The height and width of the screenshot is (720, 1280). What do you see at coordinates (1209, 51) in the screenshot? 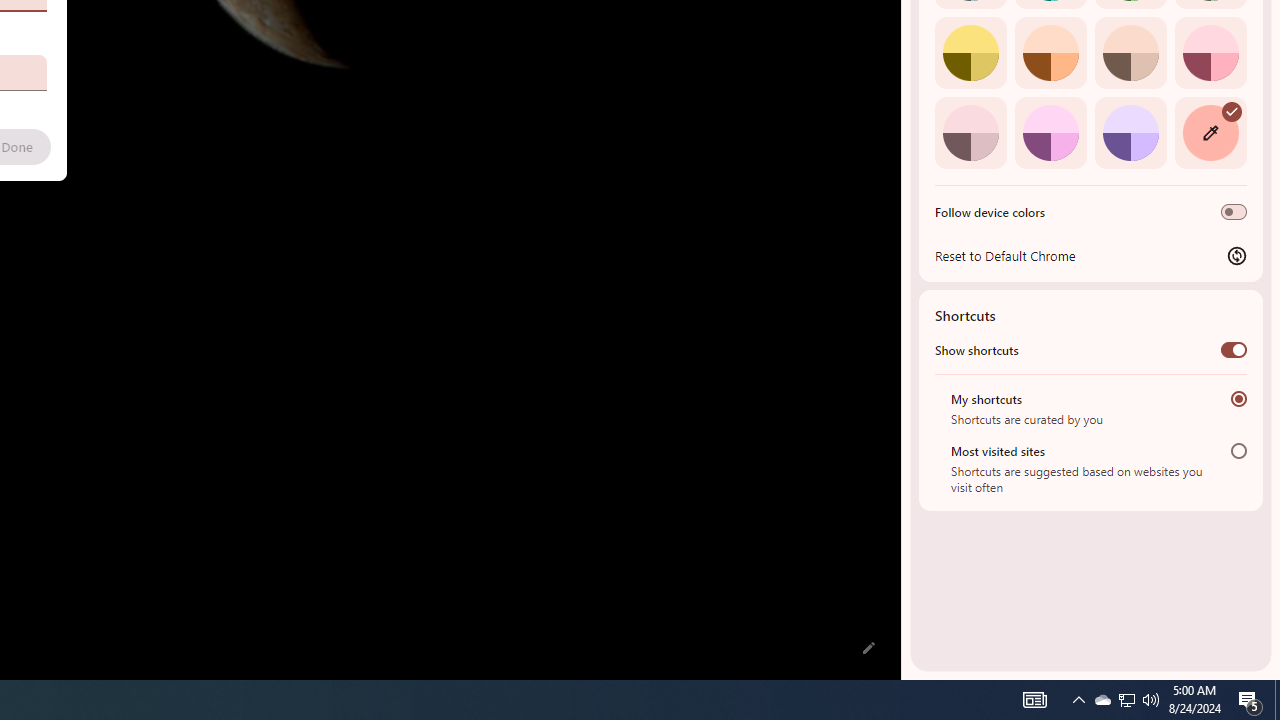
I see `'Rose'` at bounding box center [1209, 51].